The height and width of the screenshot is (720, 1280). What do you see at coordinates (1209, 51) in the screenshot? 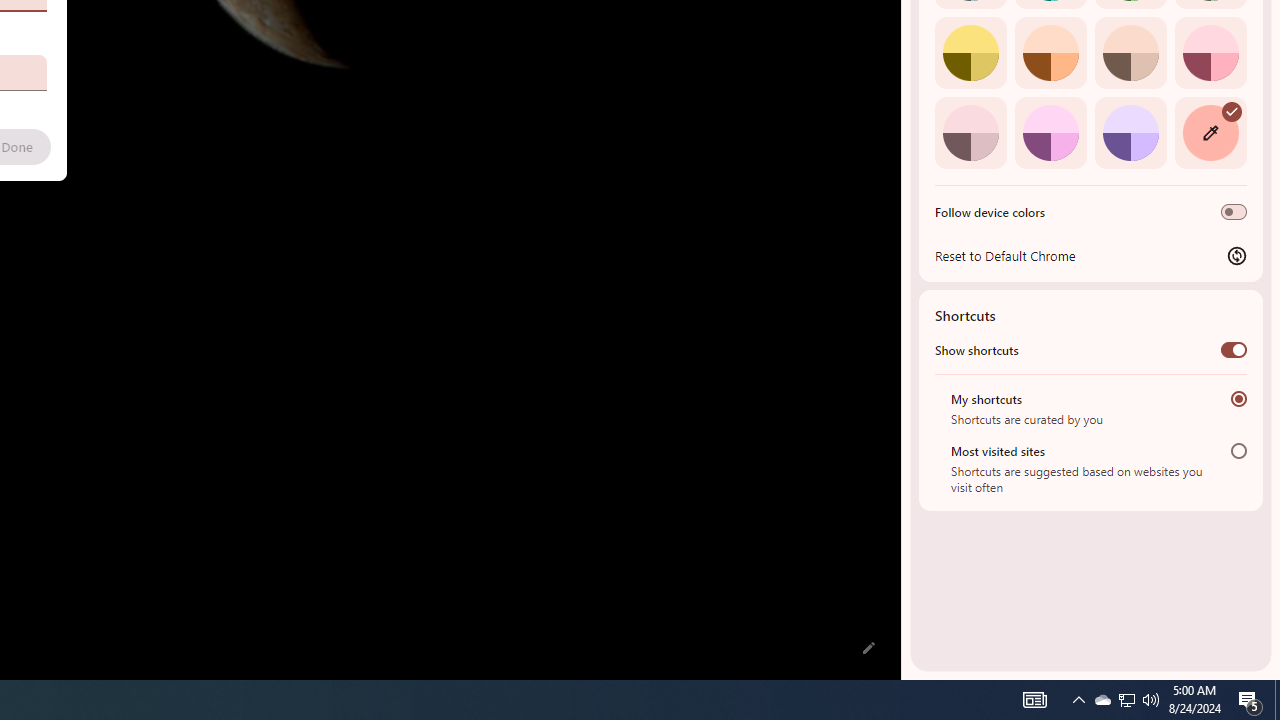
I see `'Rose'` at bounding box center [1209, 51].